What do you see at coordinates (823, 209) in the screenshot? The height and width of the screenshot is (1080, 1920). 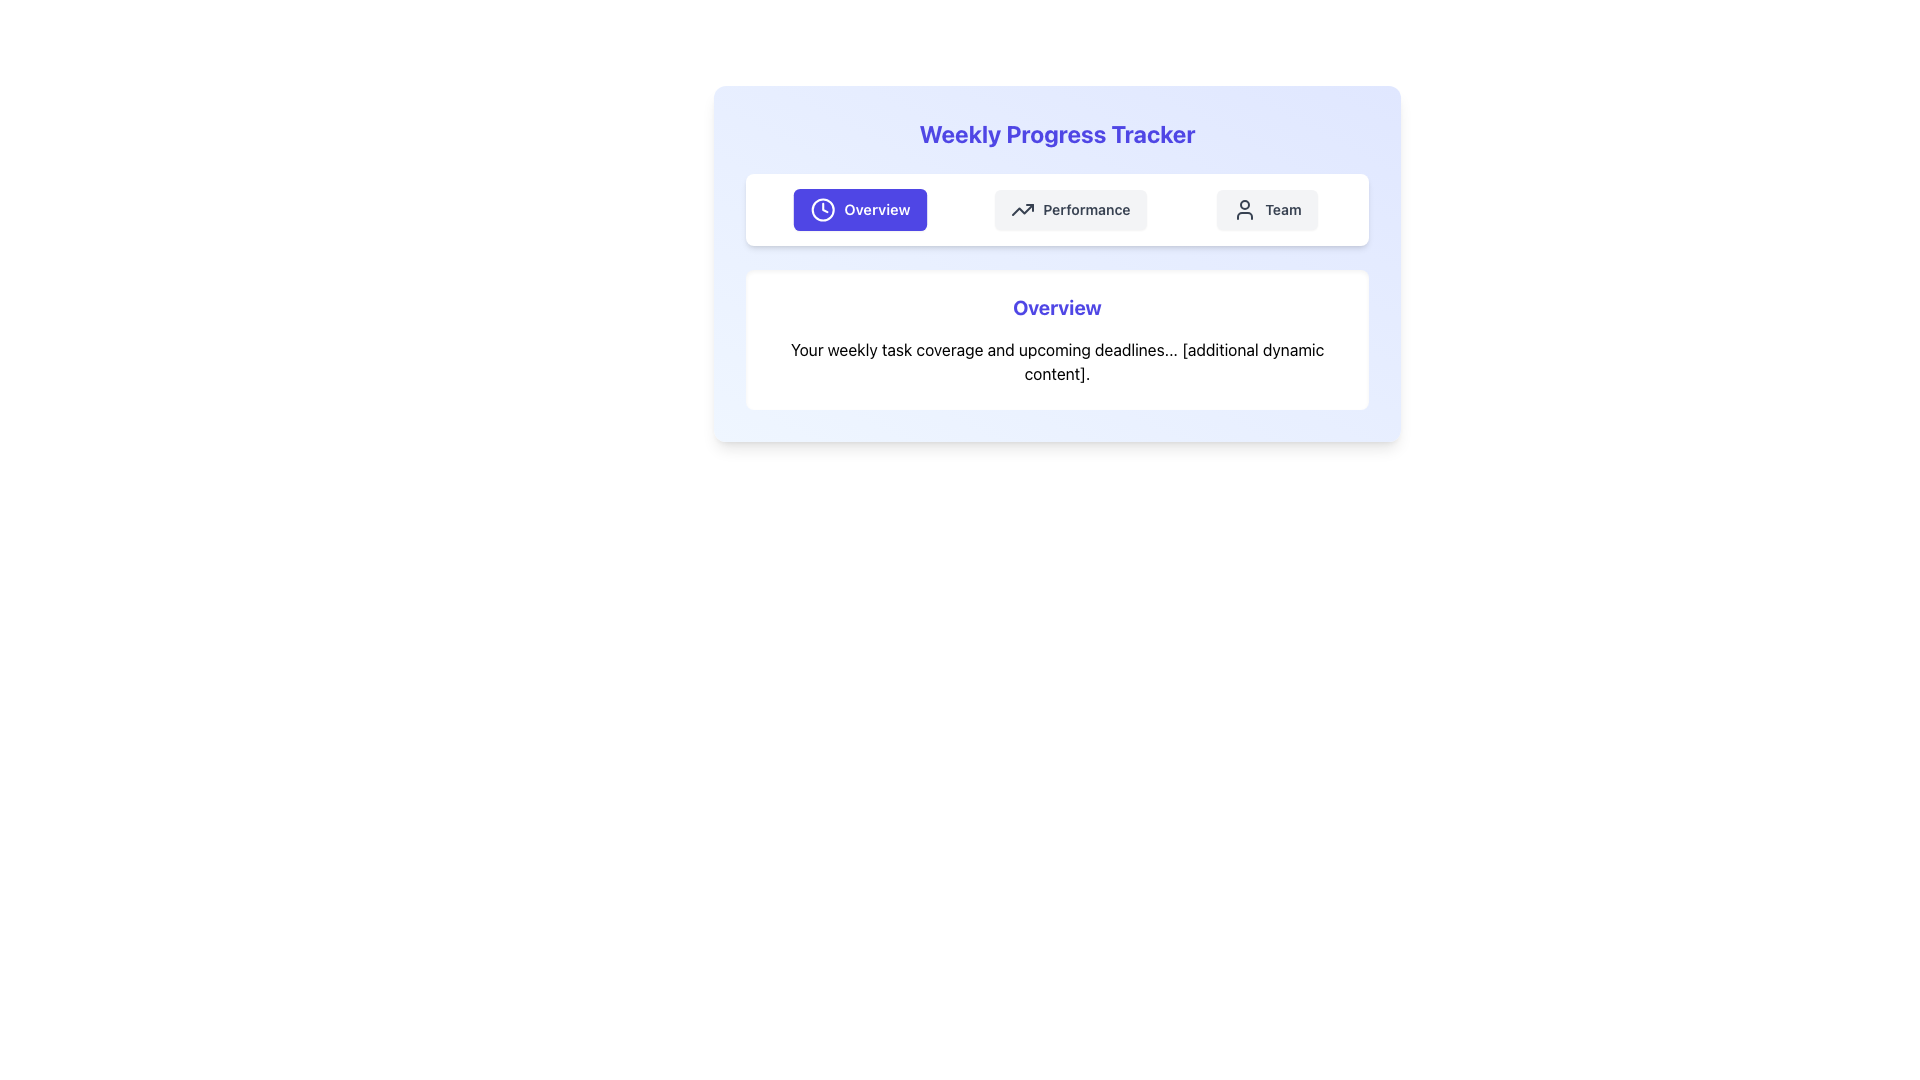 I see `the circular outline representing the clock face within the 'Overview' button icon` at bounding box center [823, 209].